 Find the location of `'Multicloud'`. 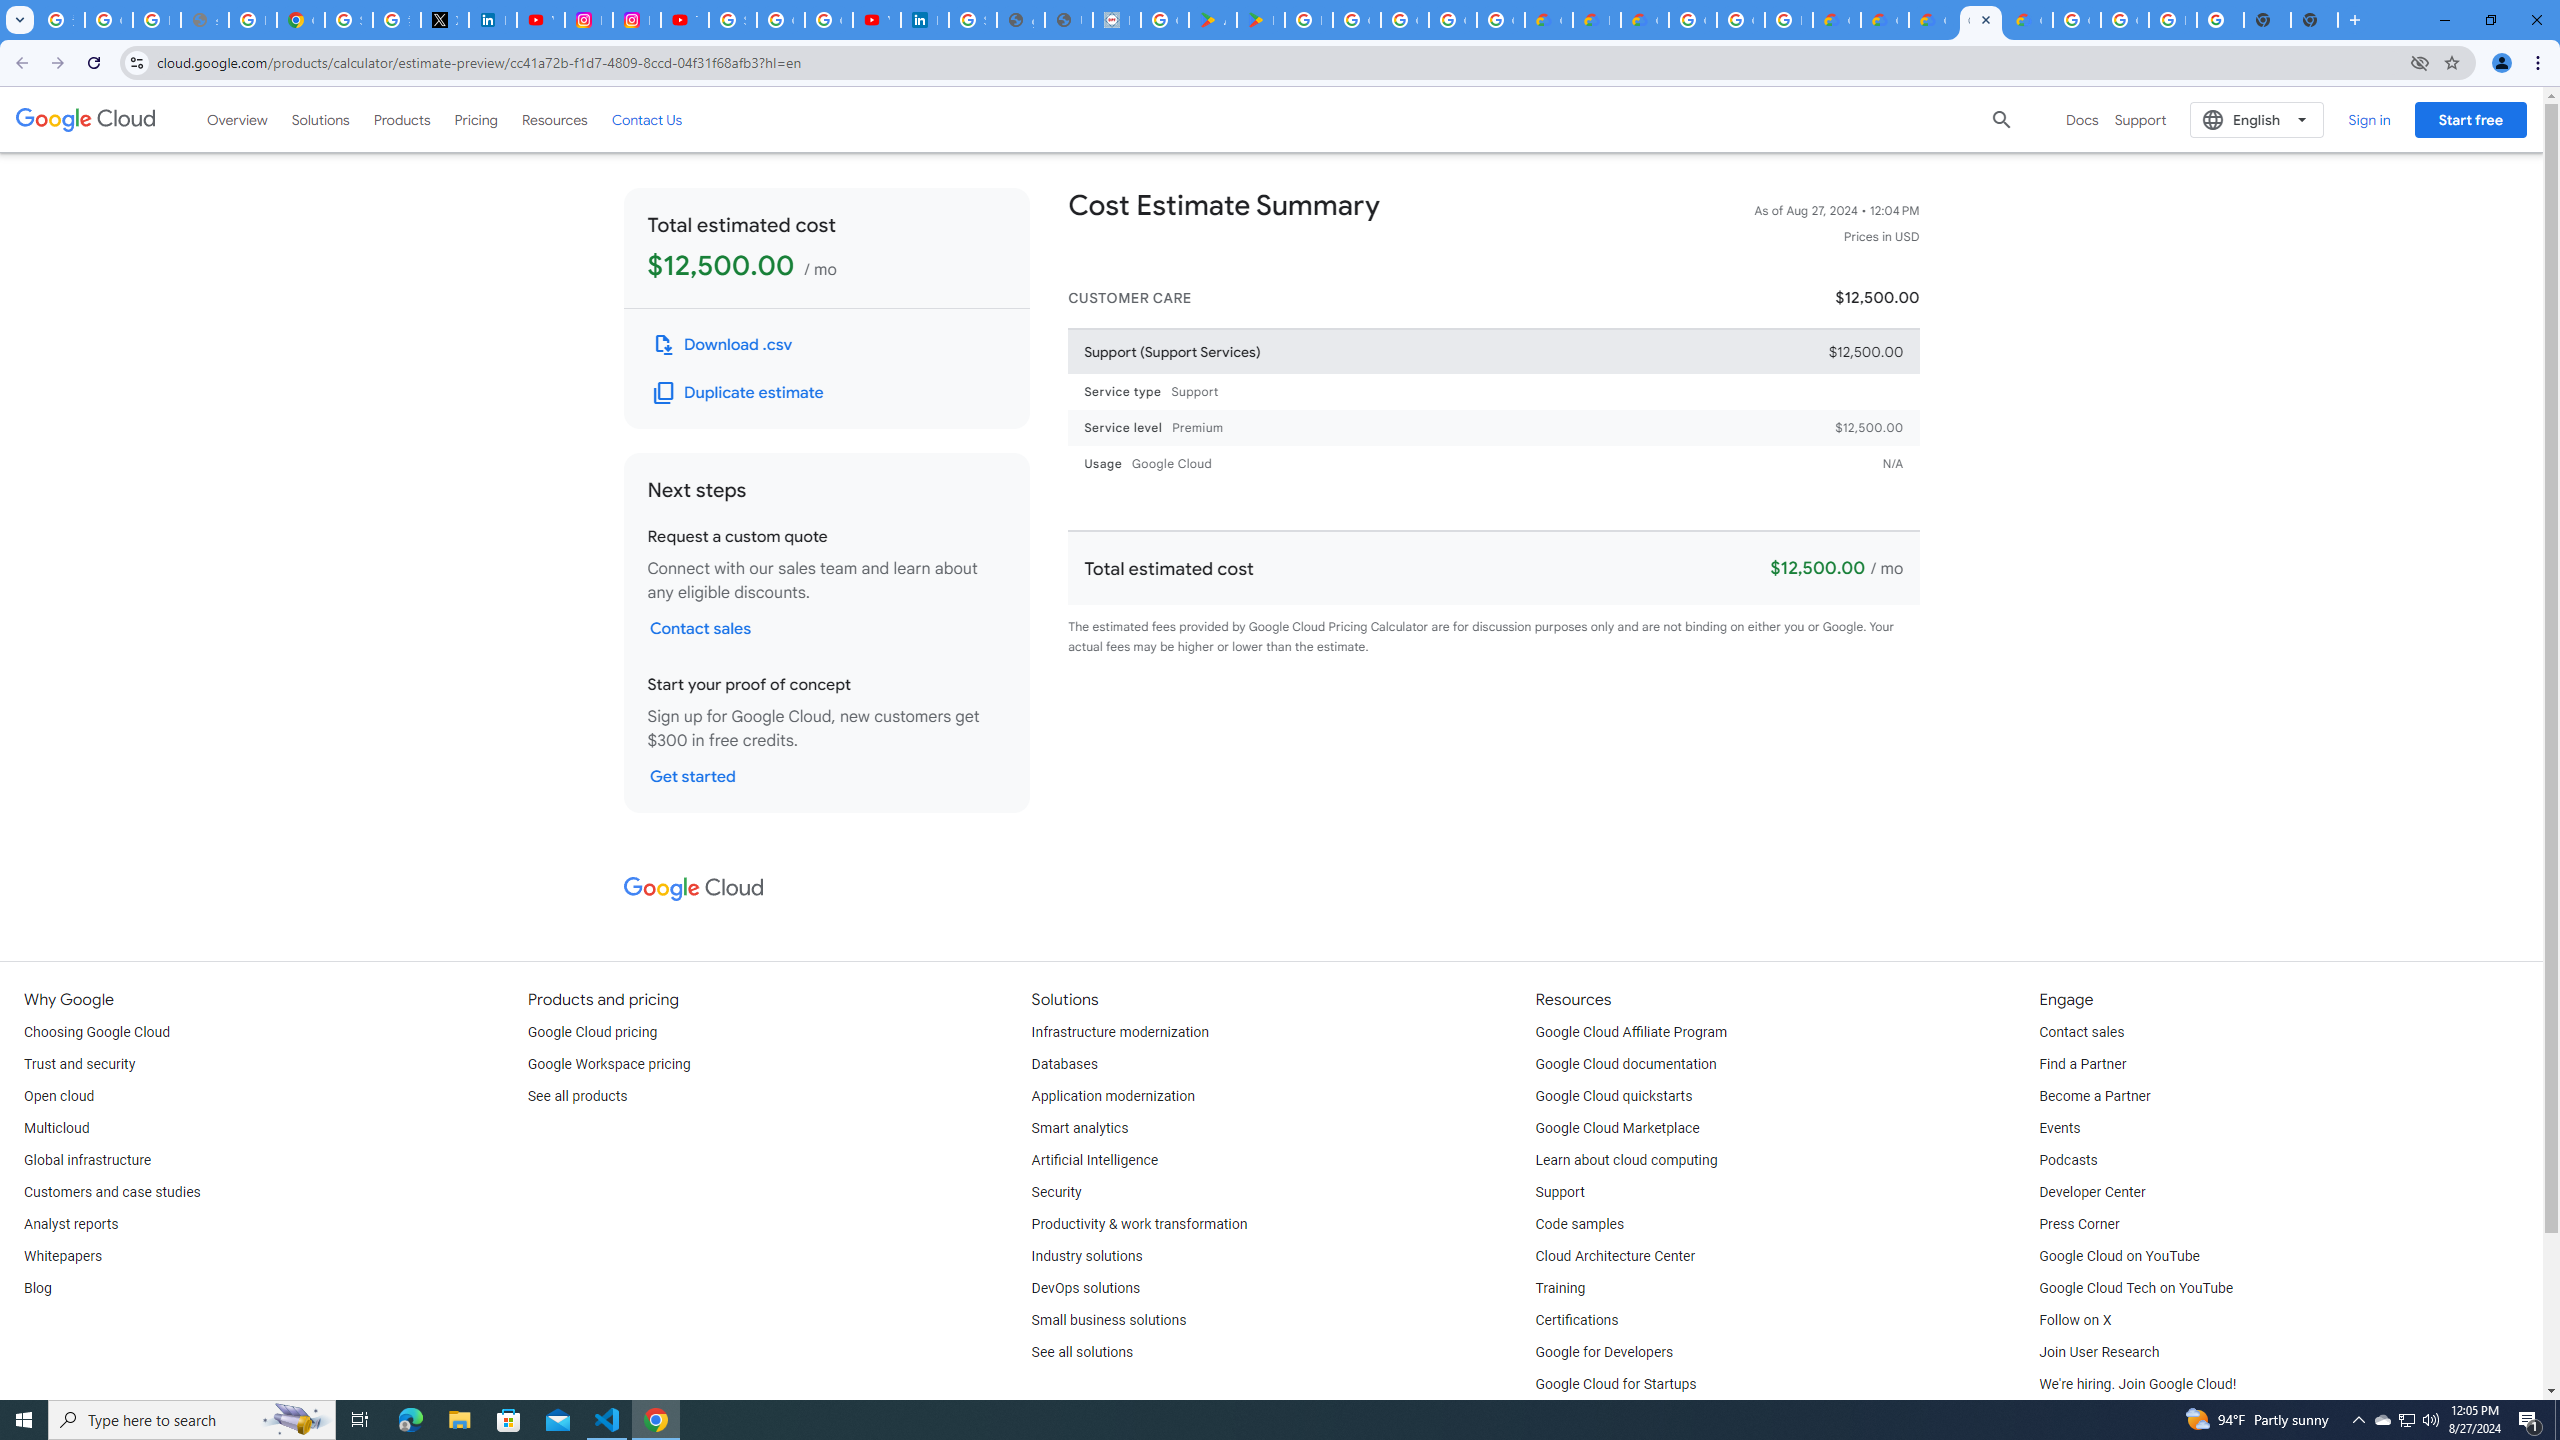

'Multicloud' is located at coordinates (56, 1127).